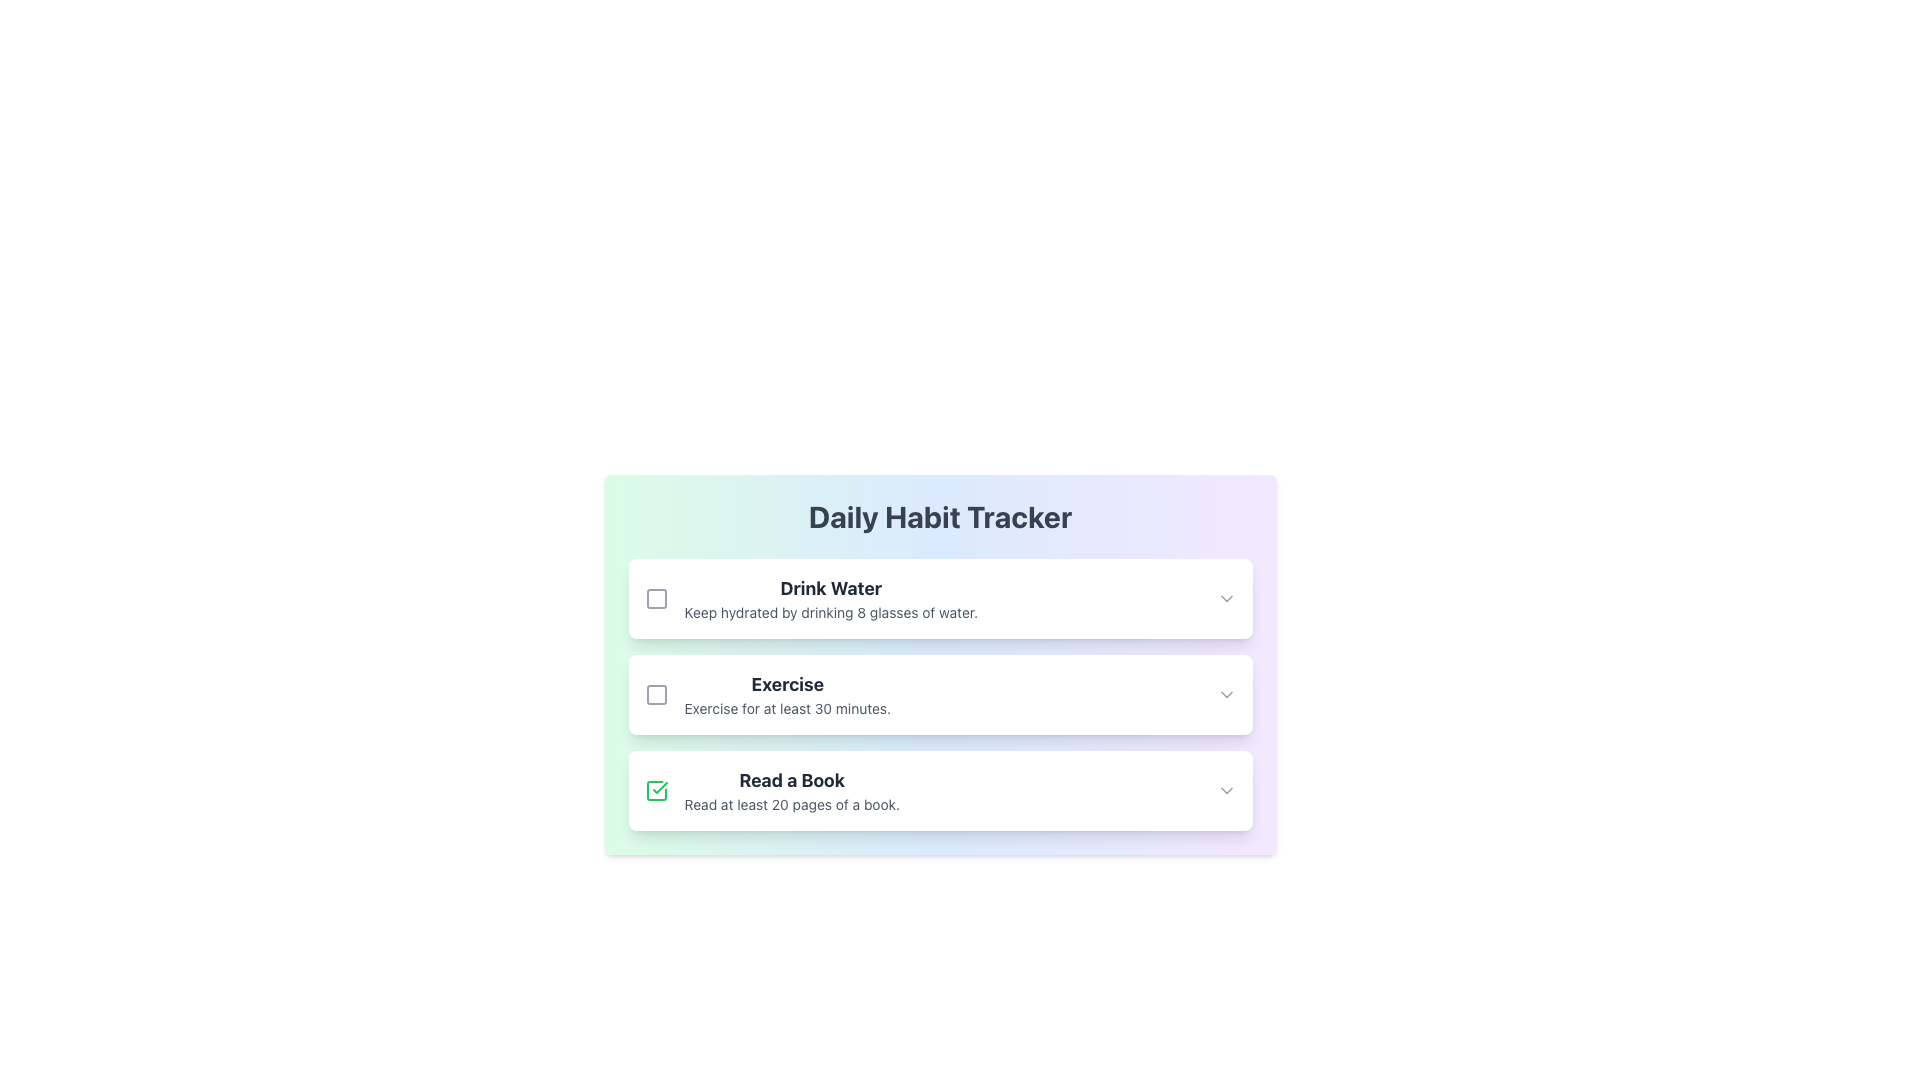 This screenshot has width=1920, height=1080. What do you see at coordinates (791, 779) in the screenshot?
I see `the 'Read a Book' descriptive label, which is the first text line in a white card section of the Daily Habit Tracker, positioned above the subtext 'Read at least 20 pages of a book'` at bounding box center [791, 779].